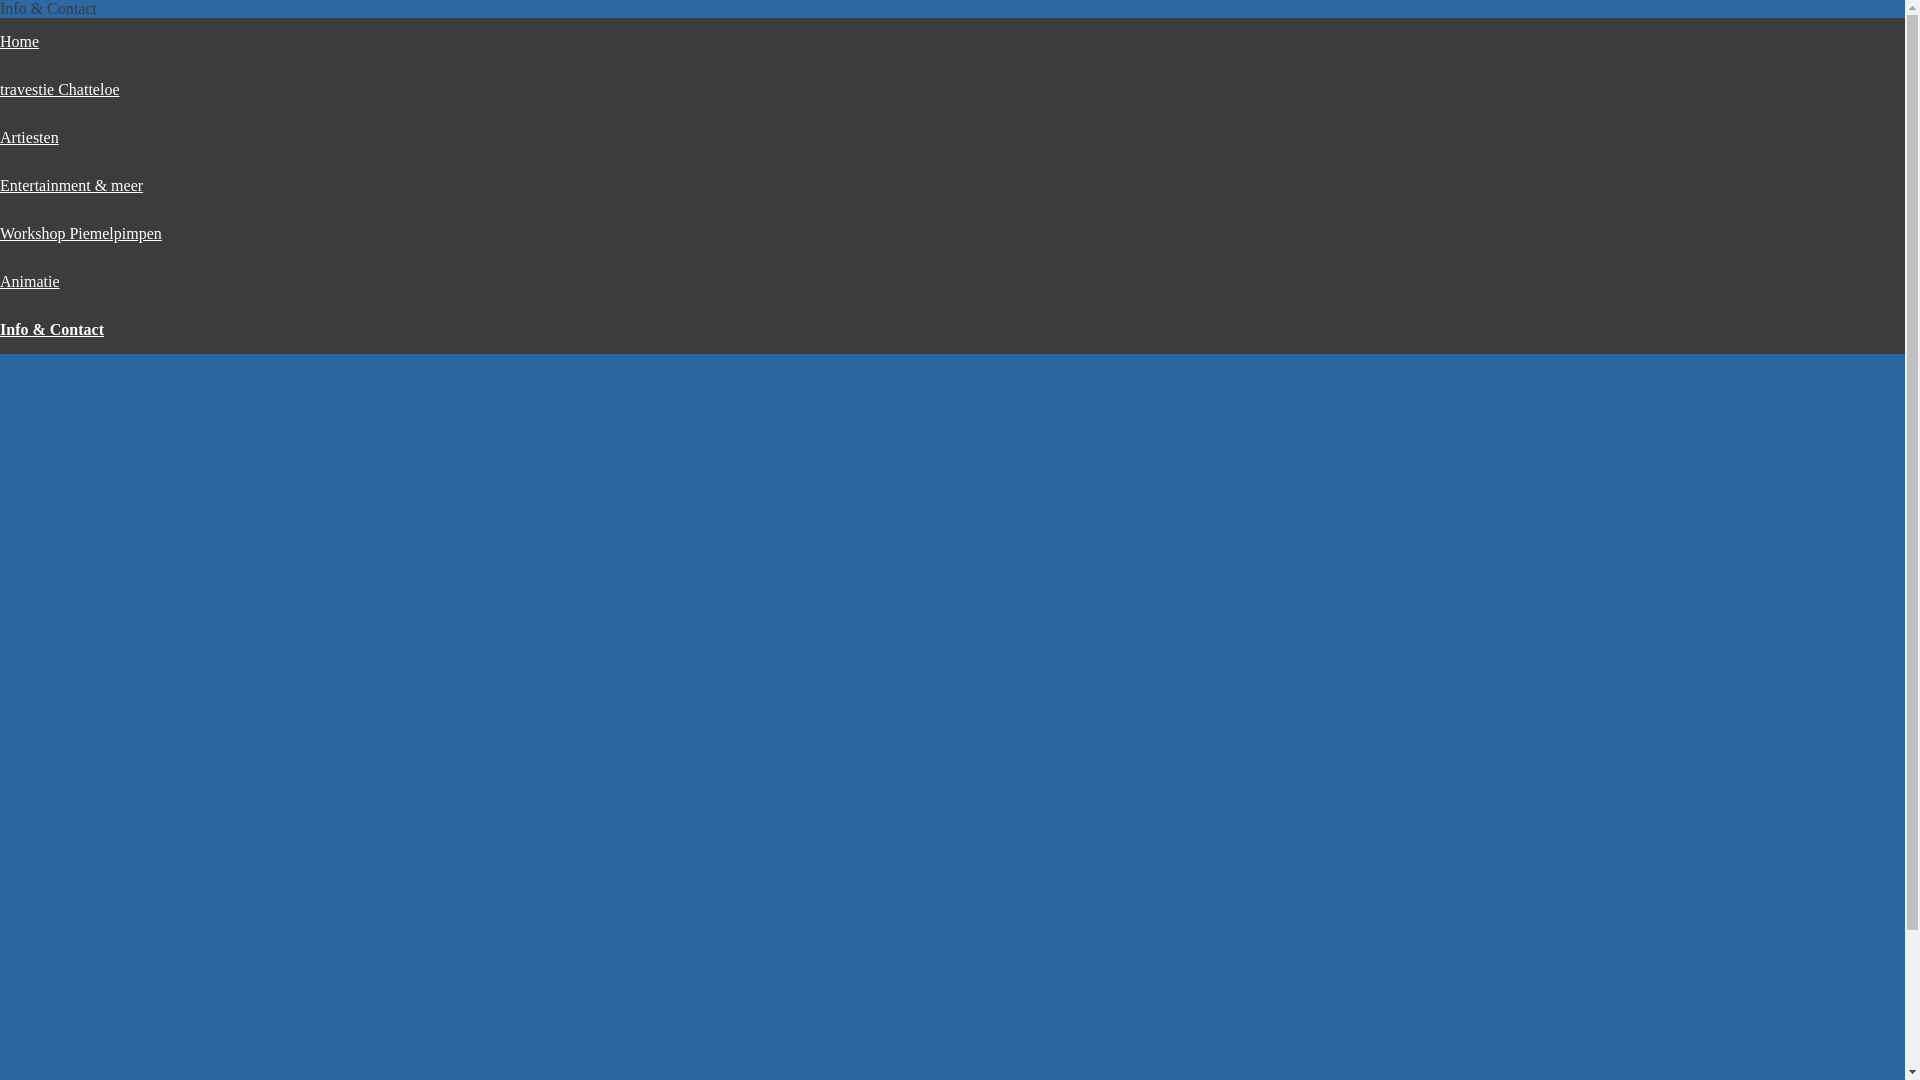 This screenshot has width=1920, height=1080. Describe the element at coordinates (0, 281) in the screenshot. I see `'Animatie'` at that location.